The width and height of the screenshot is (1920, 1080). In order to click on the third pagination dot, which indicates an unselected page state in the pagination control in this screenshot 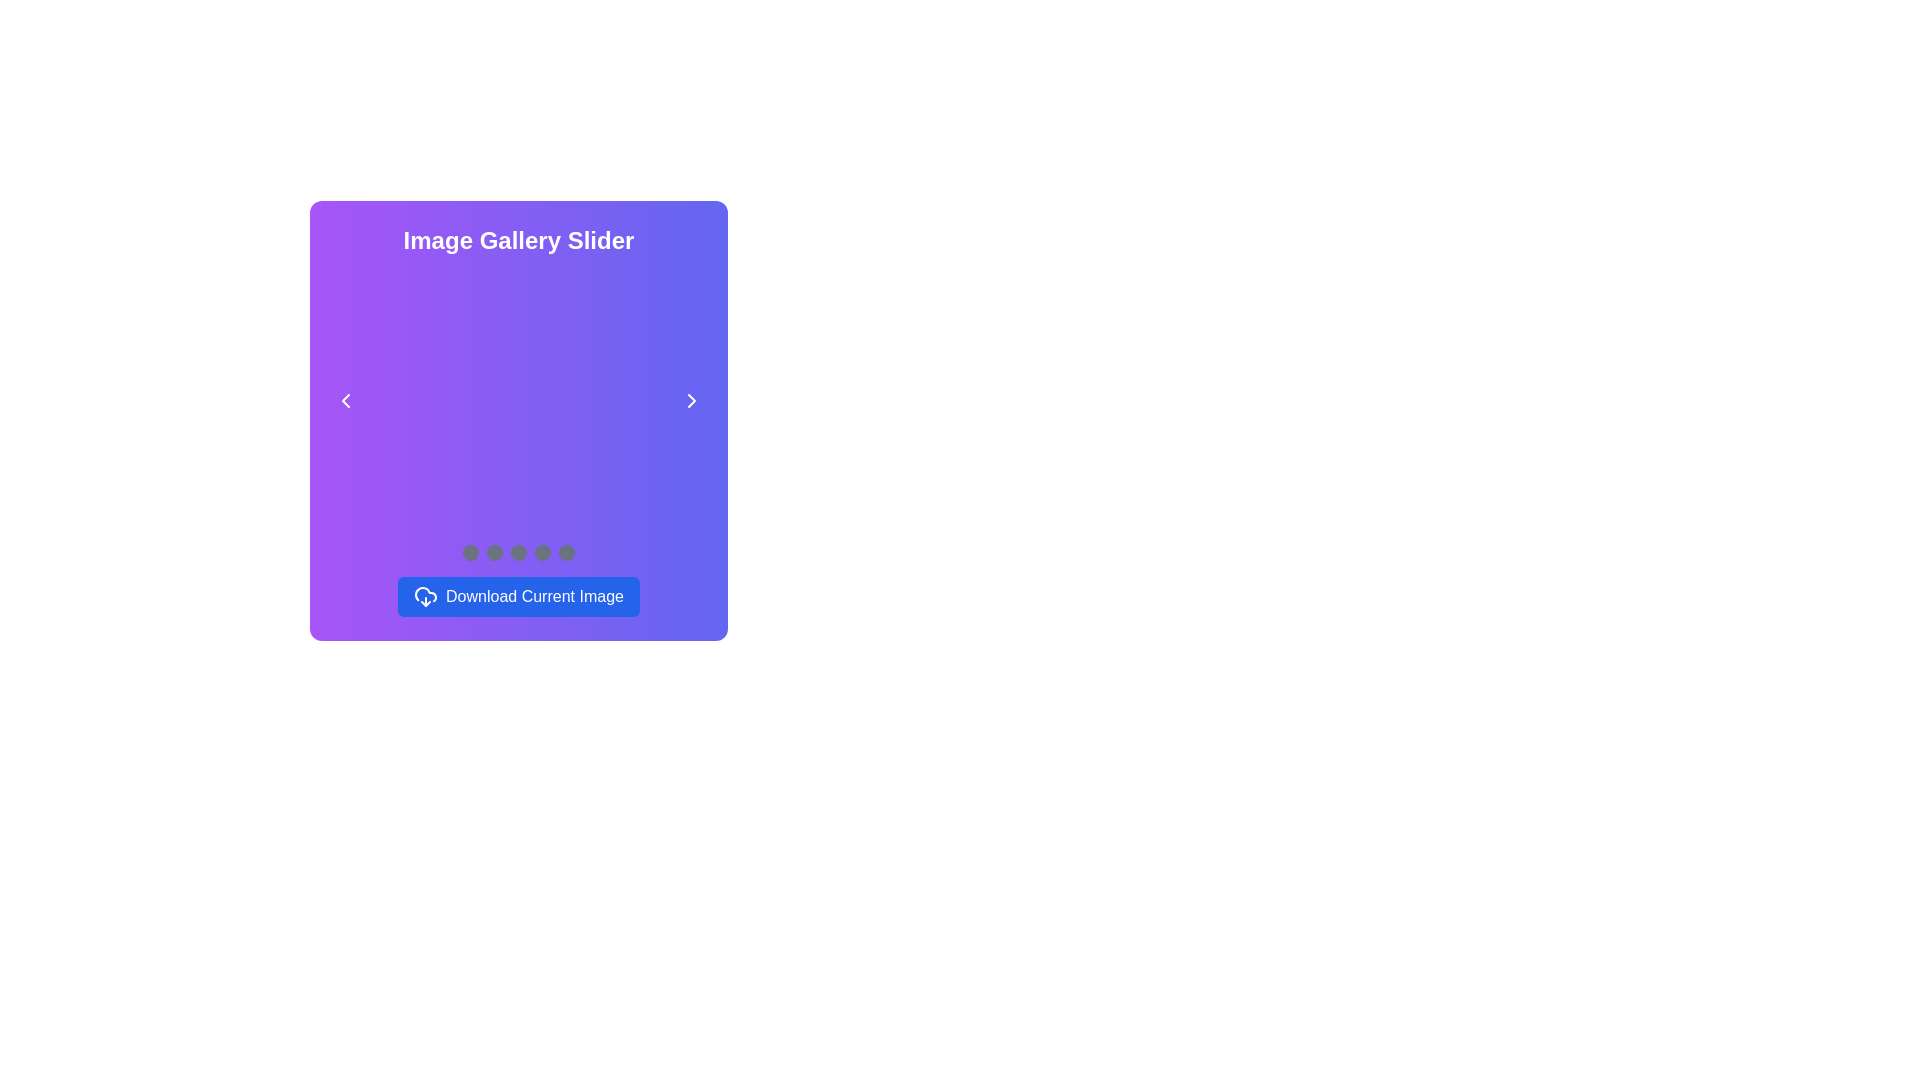, I will do `click(518, 552)`.